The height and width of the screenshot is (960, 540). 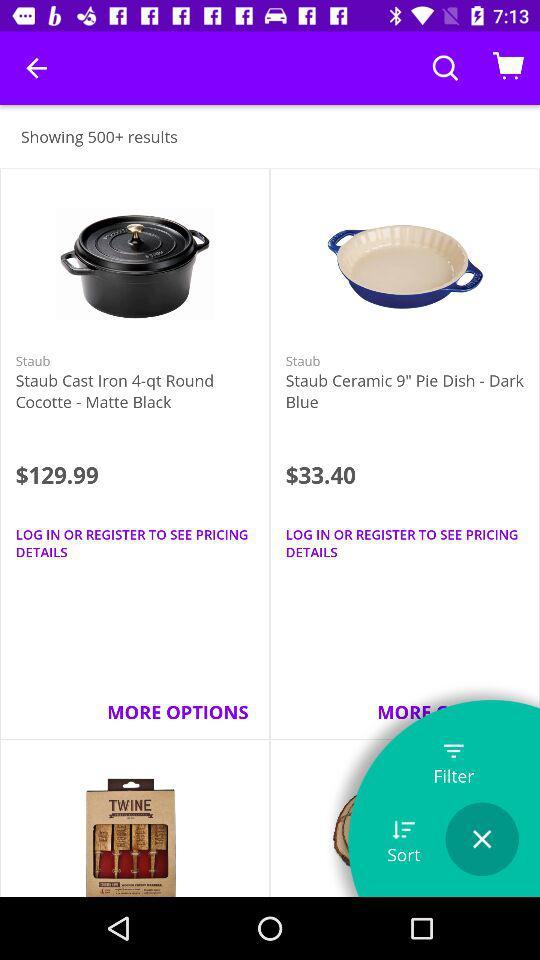 What do you see at coordinates (481, 839) in the screenshot?
I see `the option is used to close the page` at bounding box center [481, 839].